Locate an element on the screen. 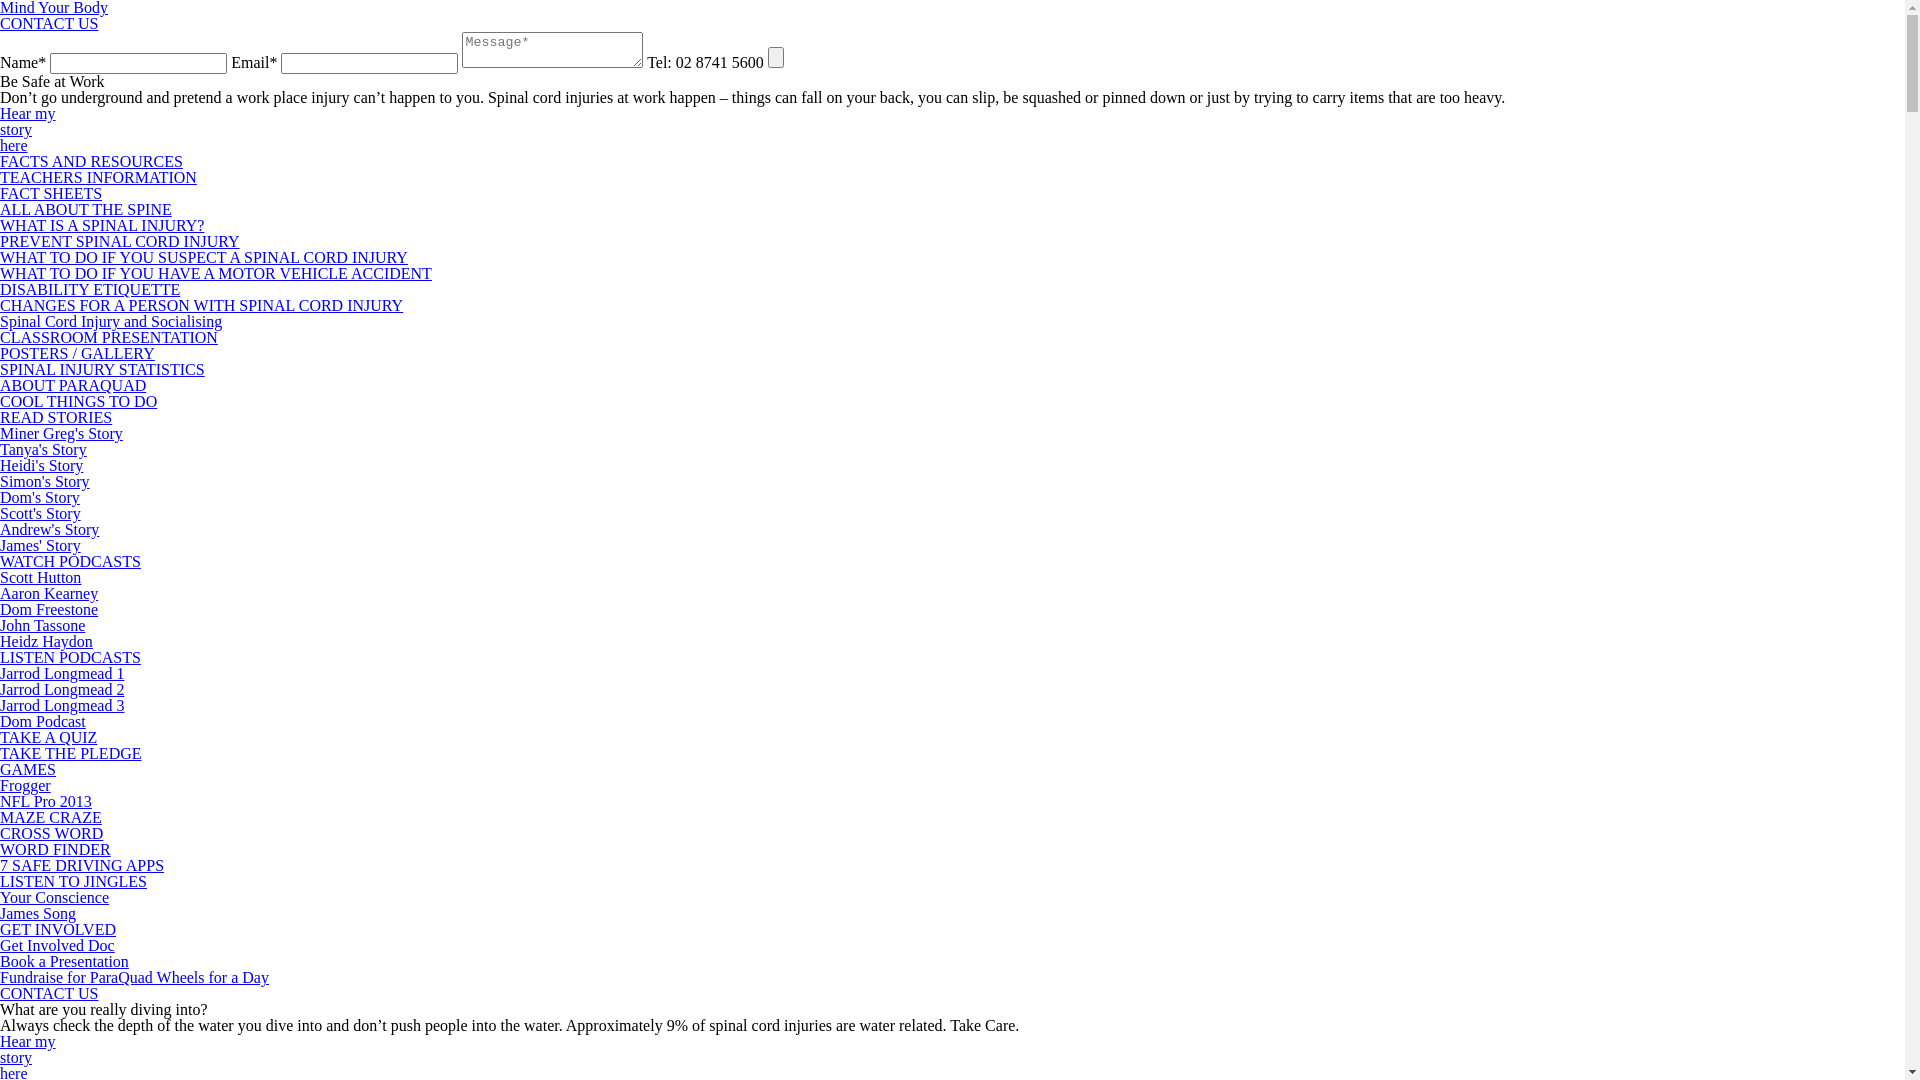 Image resolution: width=1920 pixels, height=1080 pixels. 'CLASSROOM PRESENTATION' is located at coordinates (108, 336).